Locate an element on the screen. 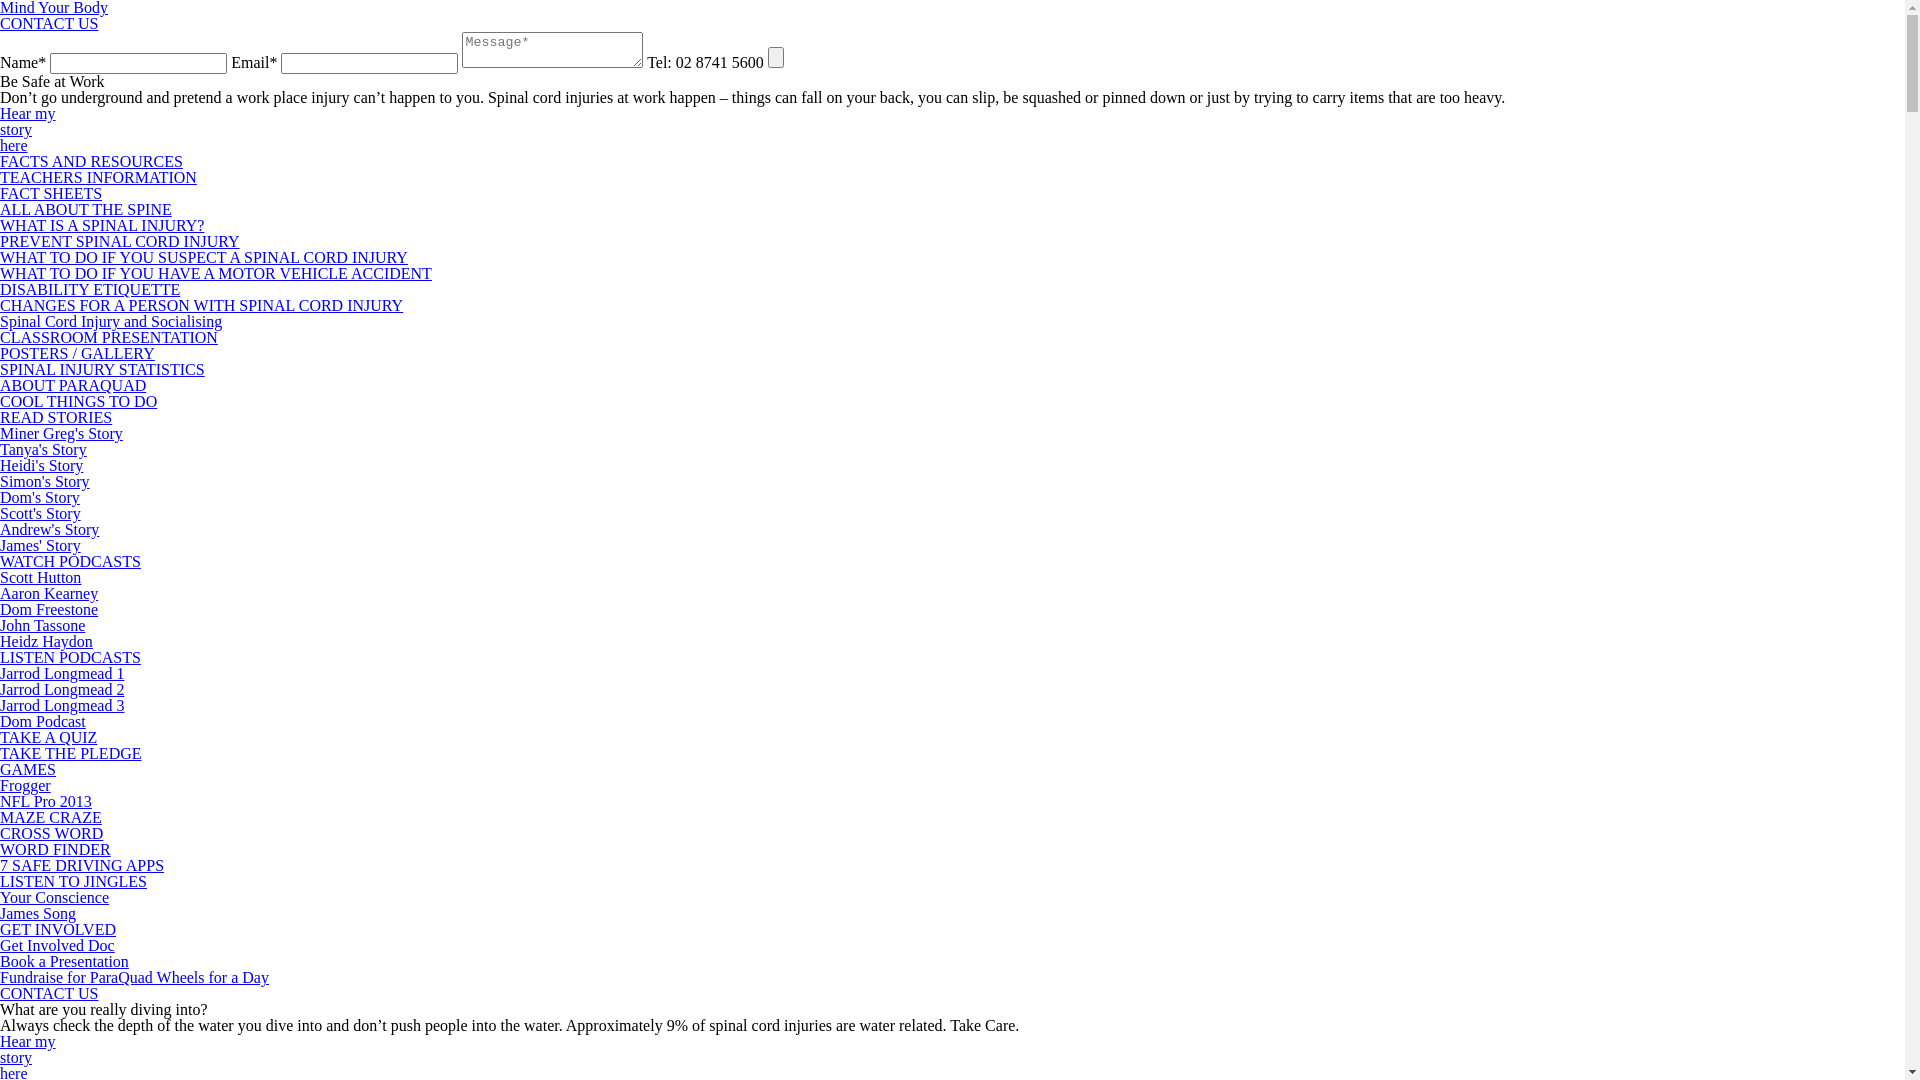 Image resolution: width=1920 pixels, height=1080 pixels. 'CLASSROOM PRESENTATION' is located at coordinates (108, 336).